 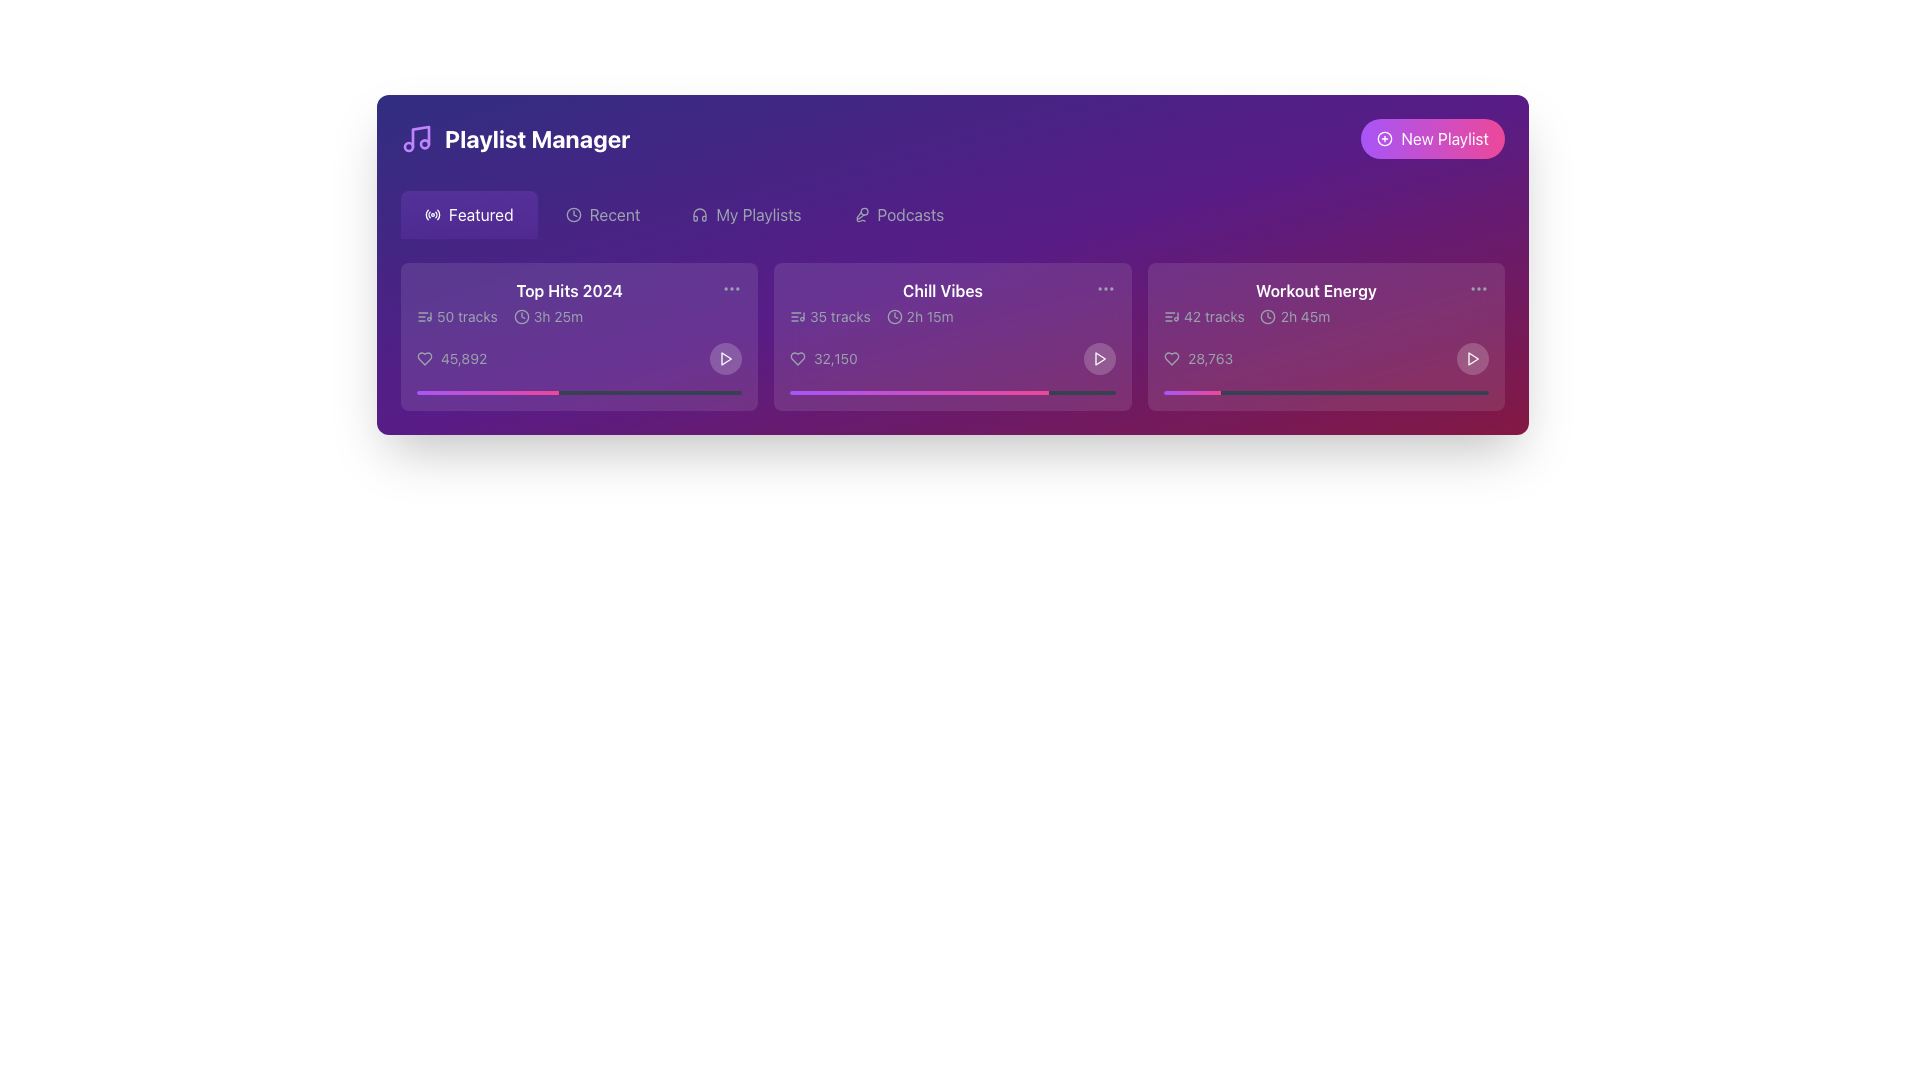 What do you see at coordinates (1432, 137) in the screenshot?
I see `the functional button located in the top-right corner of the 'Playlist Manager' section to initiate the creation of a new playlist` at bounding box center [1432, 137].